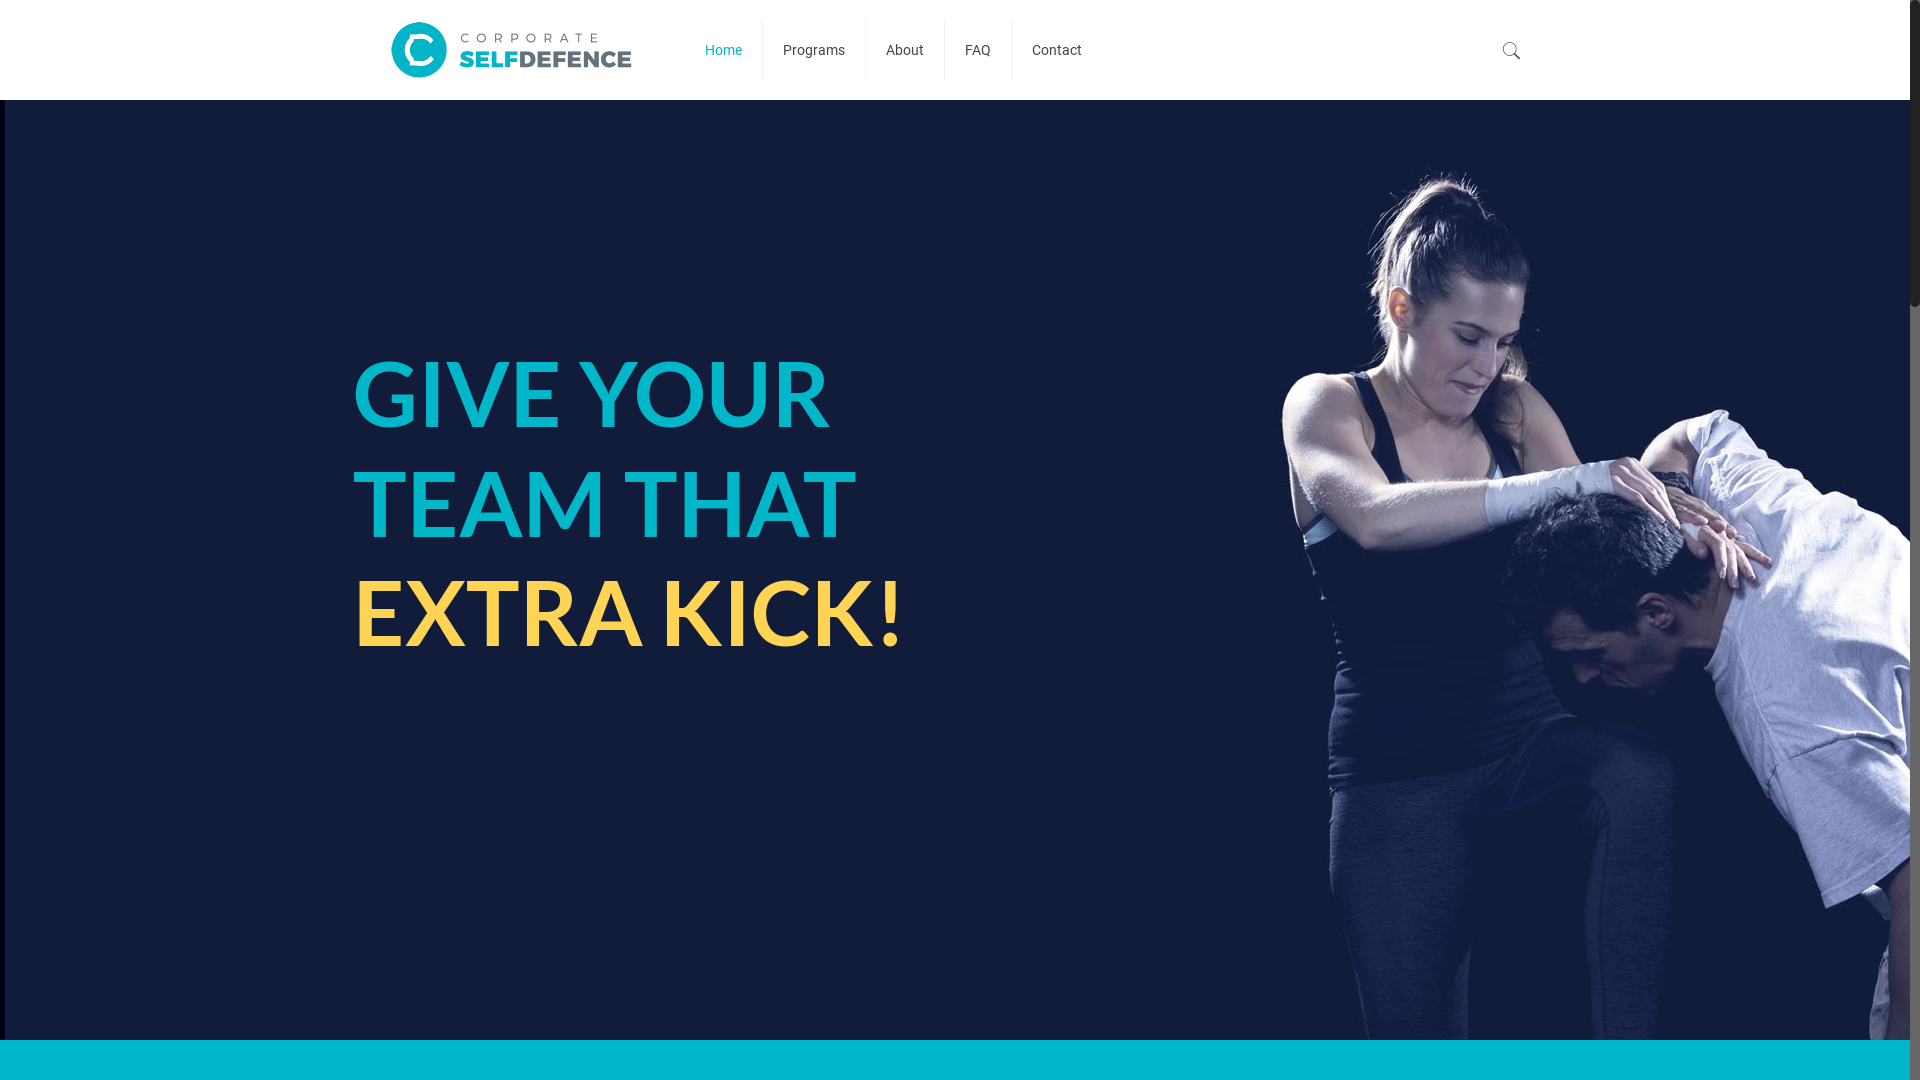 This screenshot has width=1920, height=1080. What do you see at coordinates (904, 49) in the screenshot?
I see `'About'` at bounding box center [904, 49].